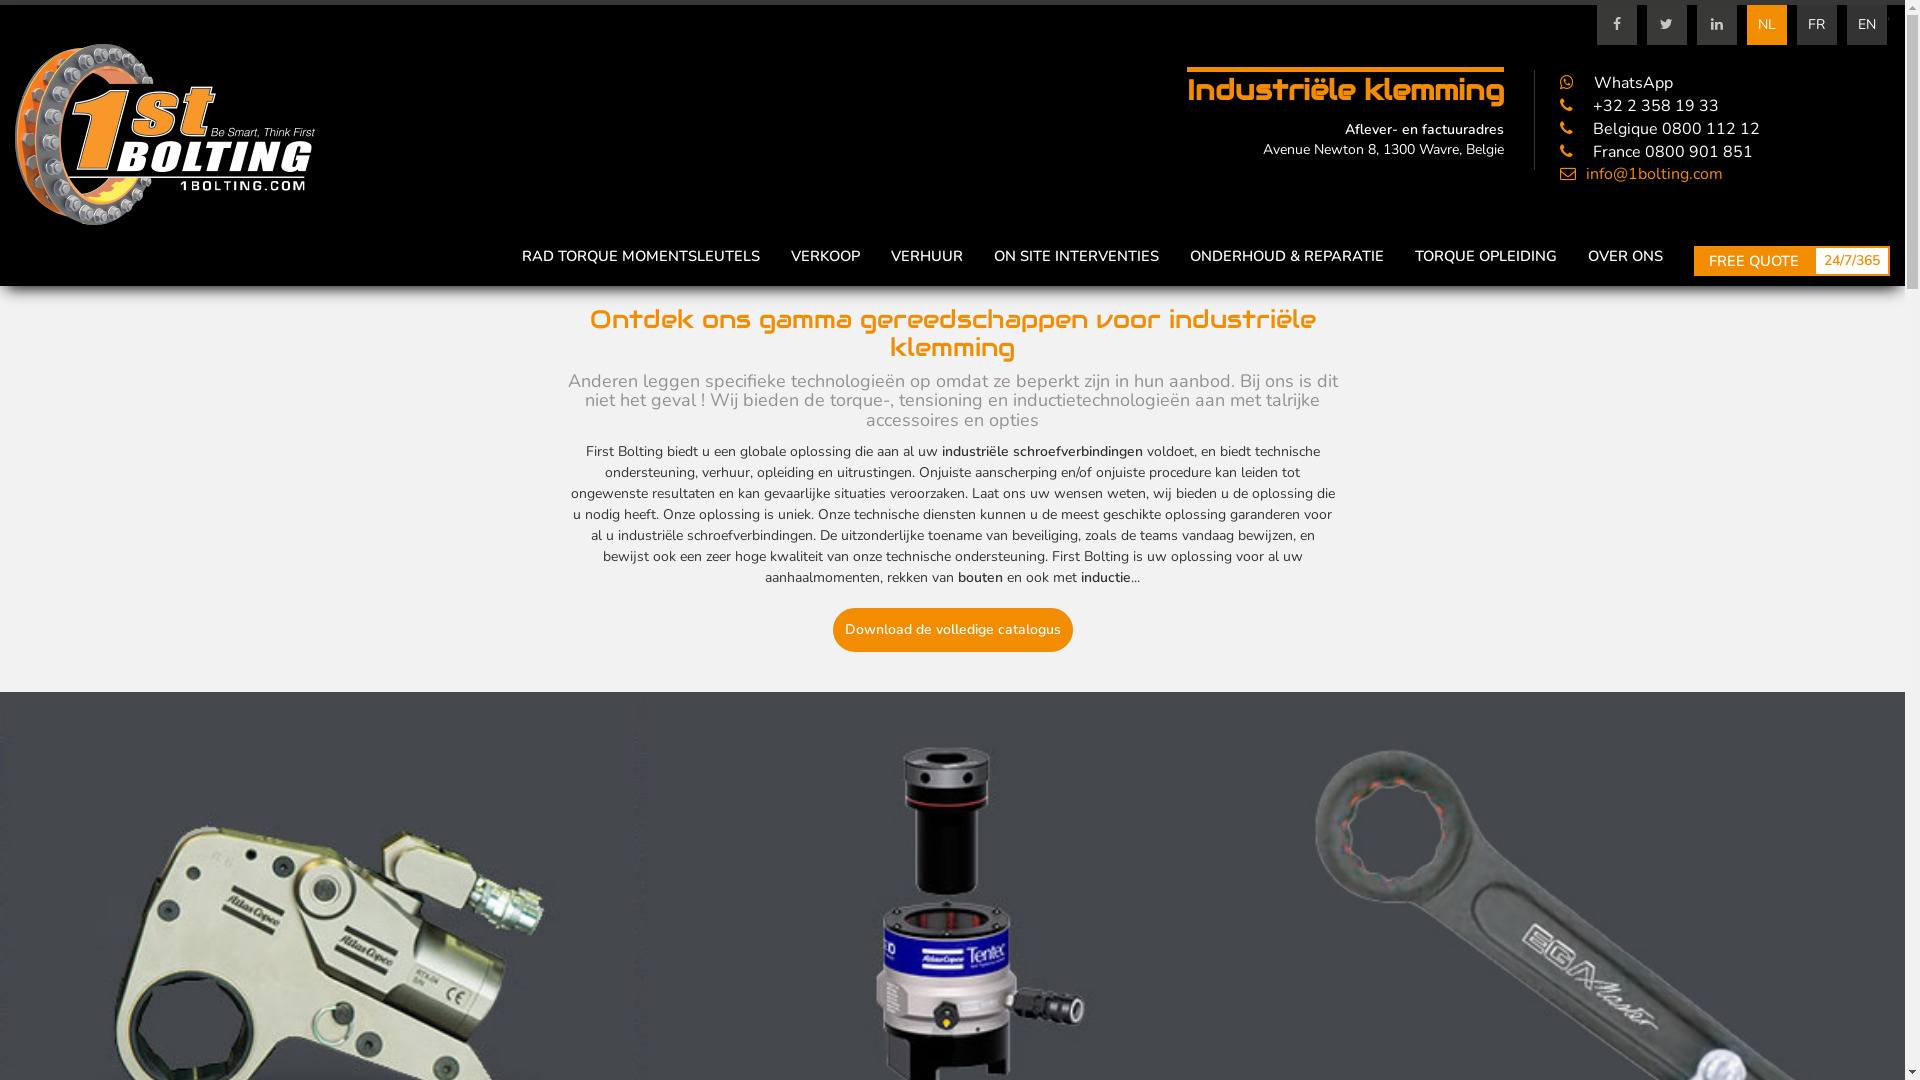  Describe the element at coordinates (1752, 260) in the screenshot. I see `'FREE QUOTE'` at that location.